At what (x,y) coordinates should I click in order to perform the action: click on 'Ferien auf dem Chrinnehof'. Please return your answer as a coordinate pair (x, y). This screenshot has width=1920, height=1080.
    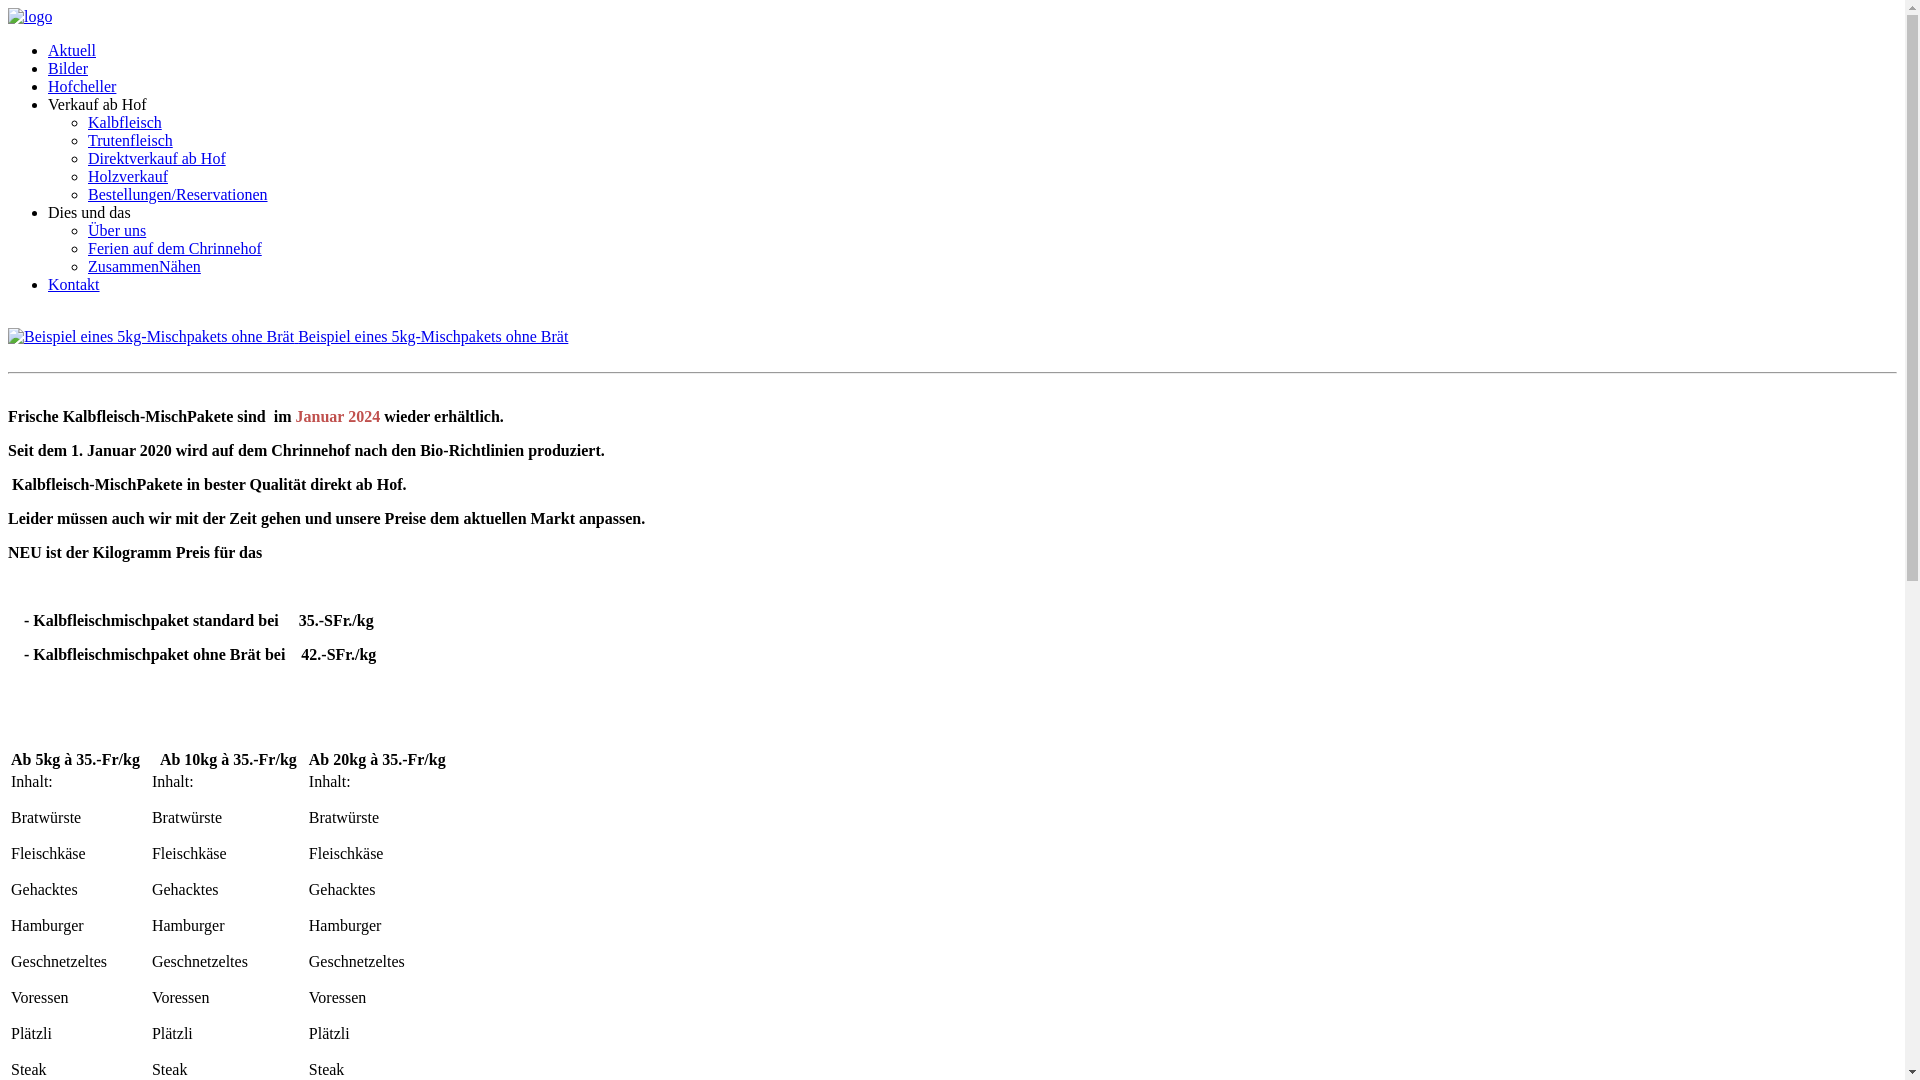
    Looking at the image, I should click on (174, 247).